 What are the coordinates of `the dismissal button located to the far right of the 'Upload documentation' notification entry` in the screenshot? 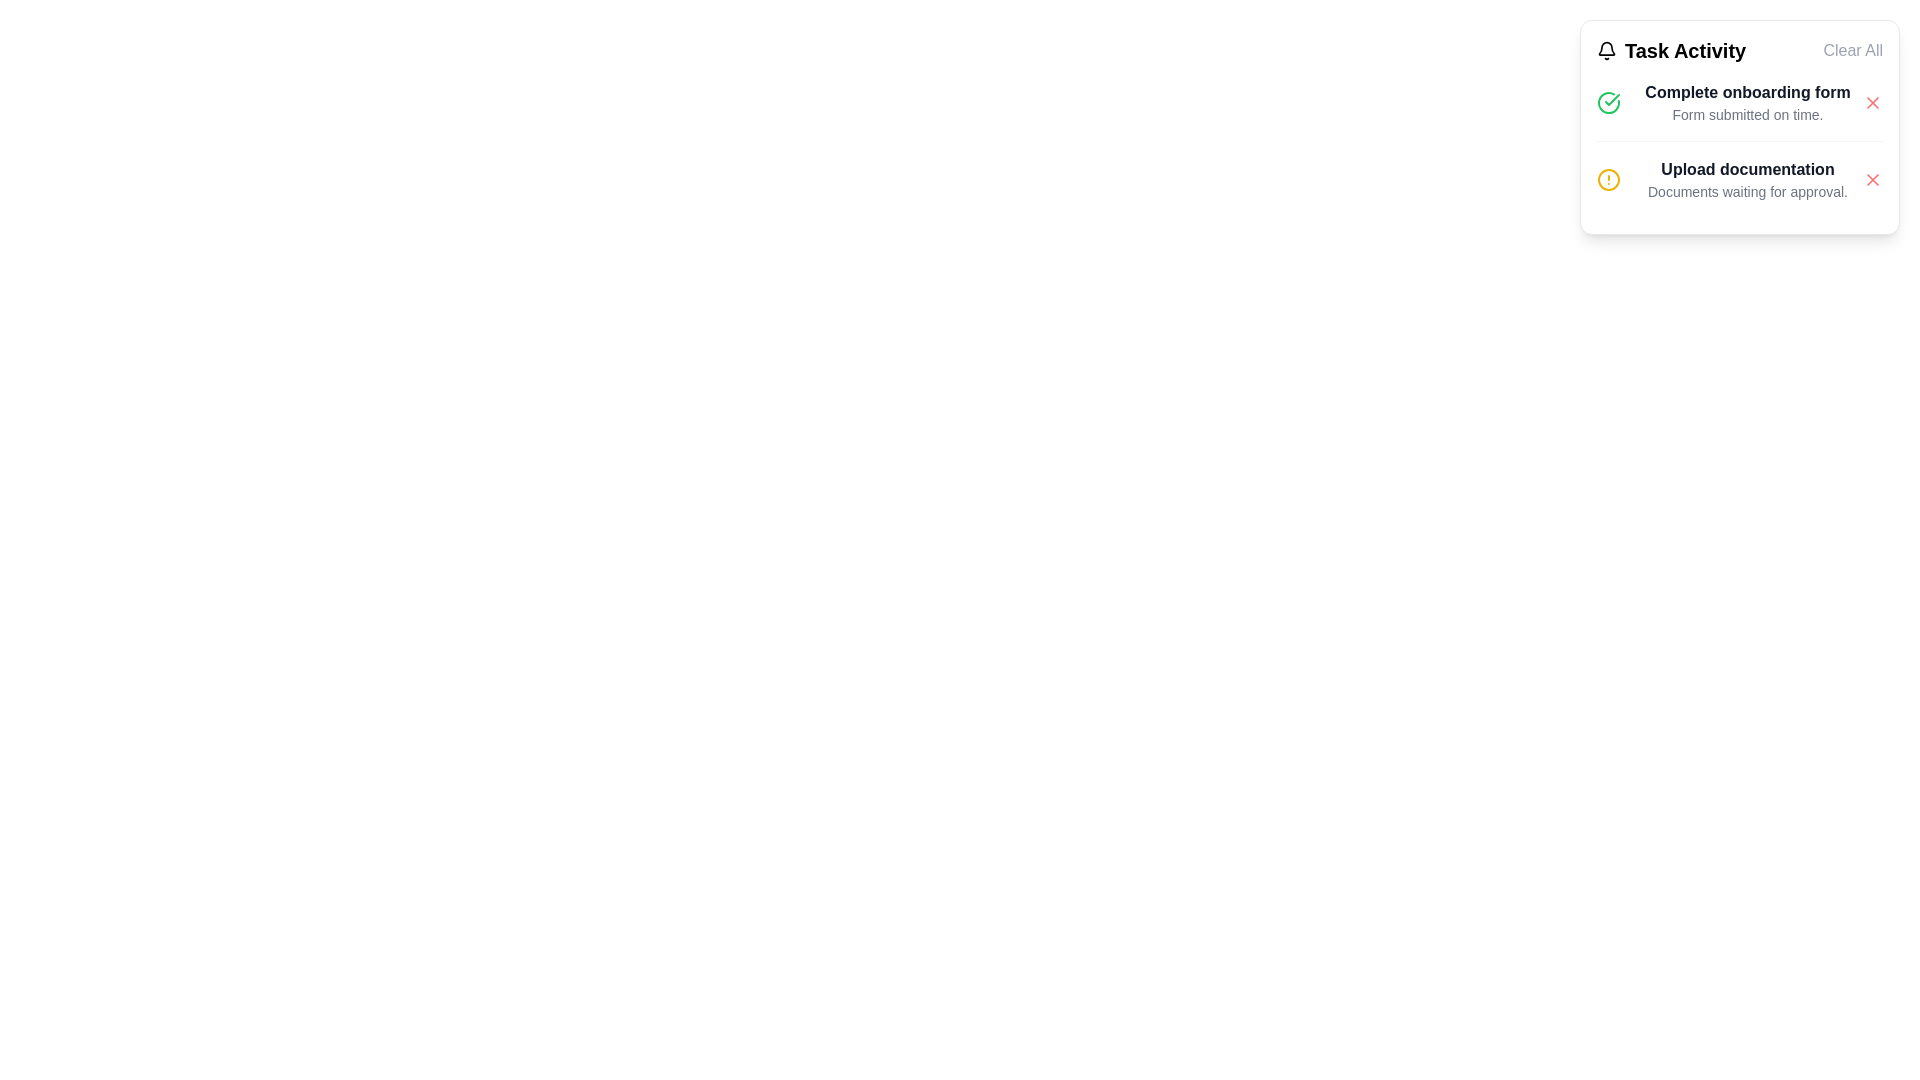 It's located at (1871, 180).